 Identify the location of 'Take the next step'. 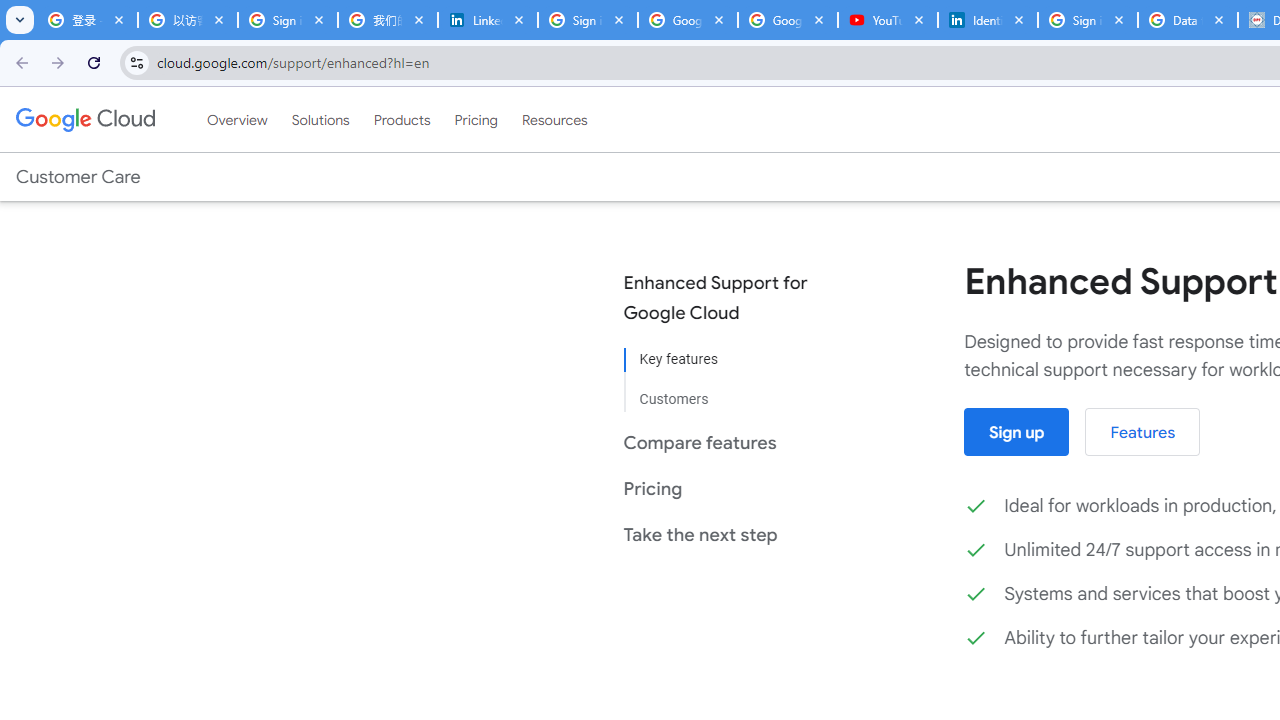
(729, 533).